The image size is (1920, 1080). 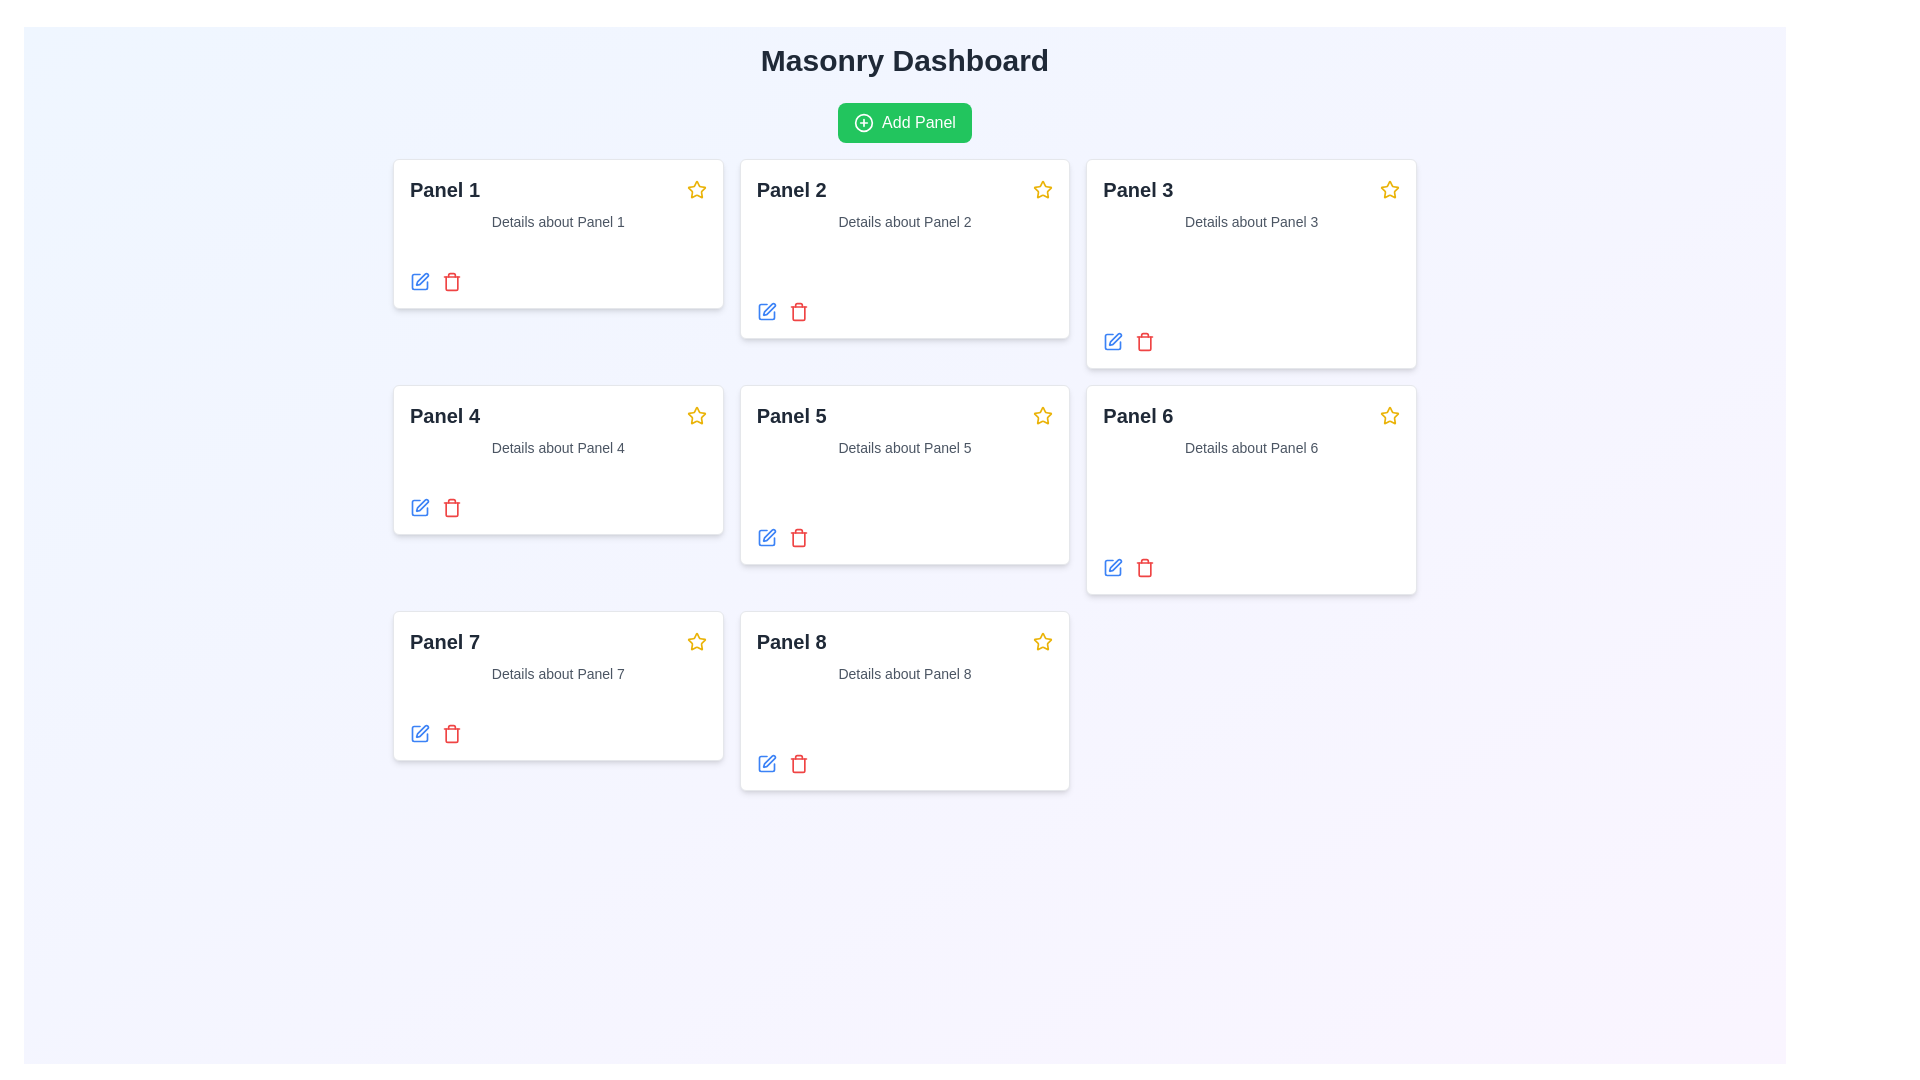 I want to click on text from the label that identifies the panel as 'Panel 2', which is positioned to the left of a star icon in the second panel of the first row in the grid layout, so click(x=790, y=189).